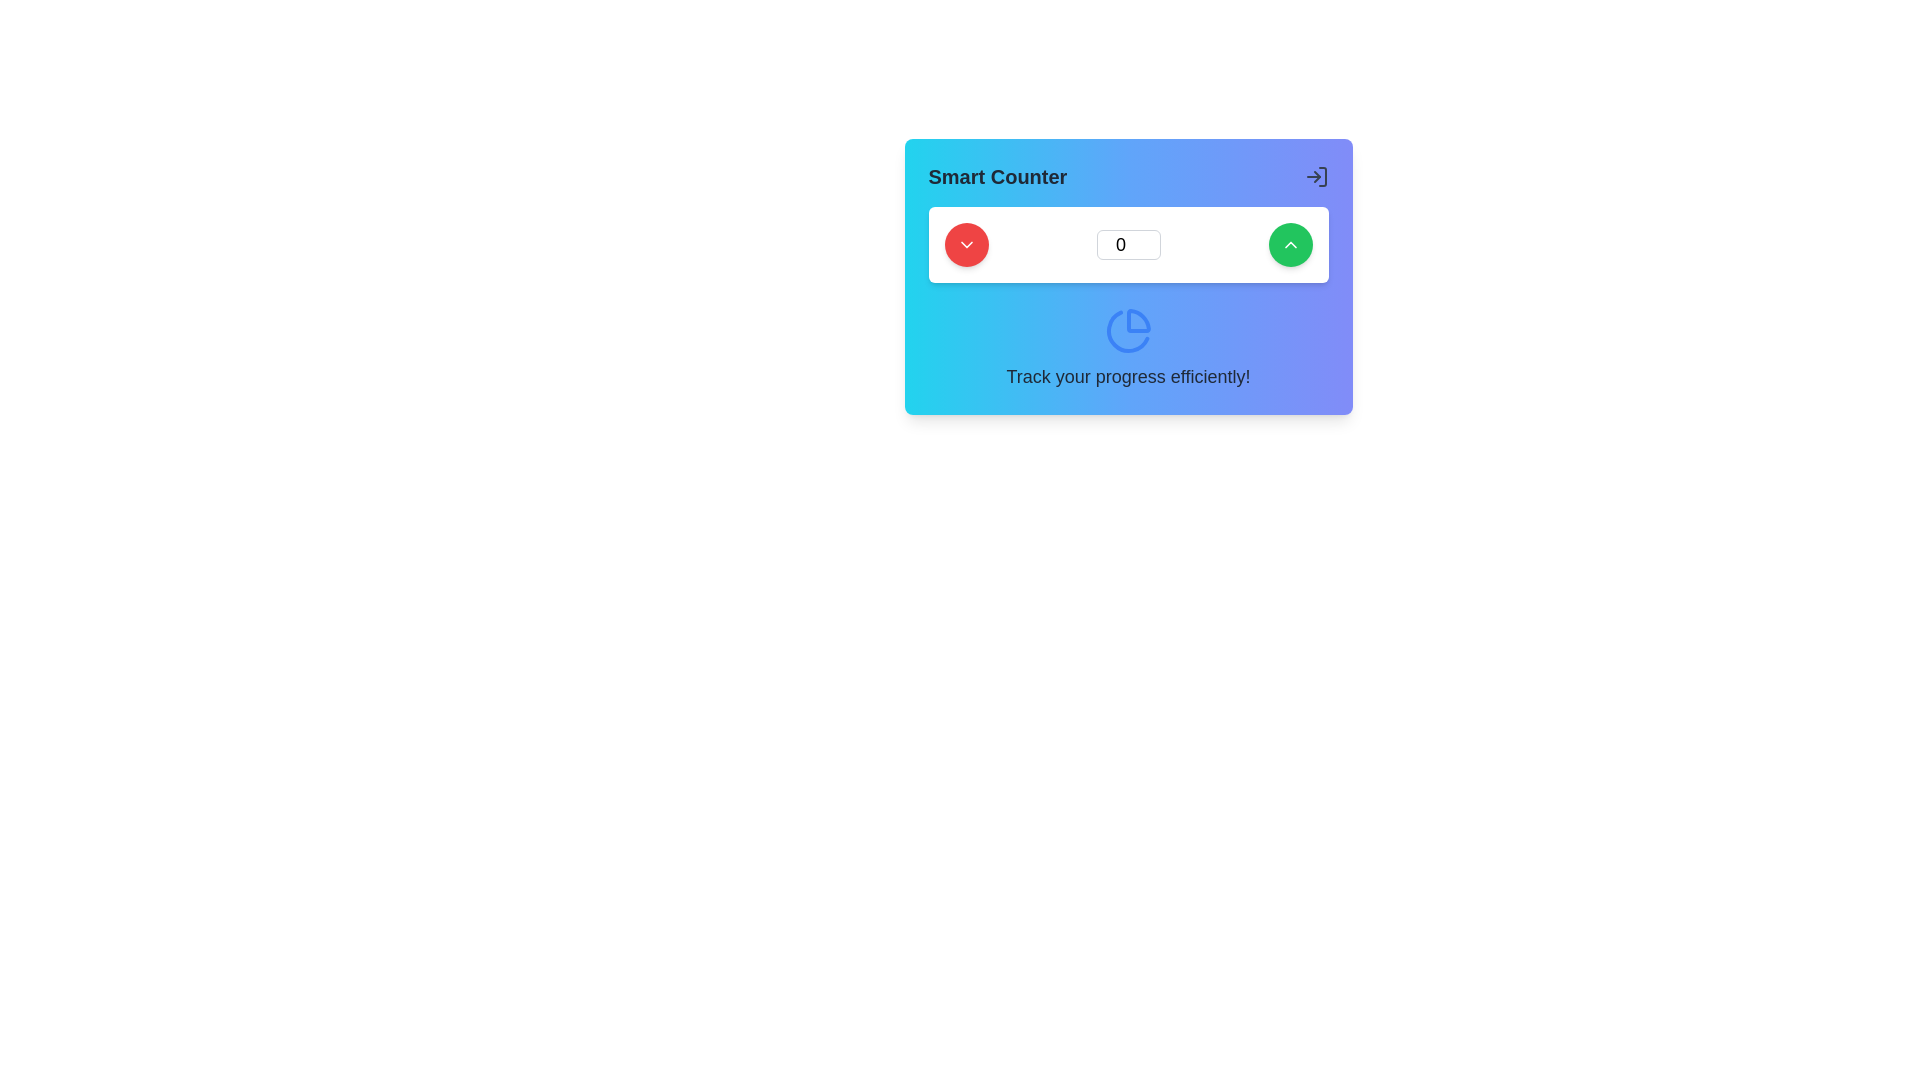  I want to click on the downward arrow icon located within the red circular button on the left side of the interactive control bar, under the 'Smart Counter' header inside the blue and purple gradient card, so click(966, 244).